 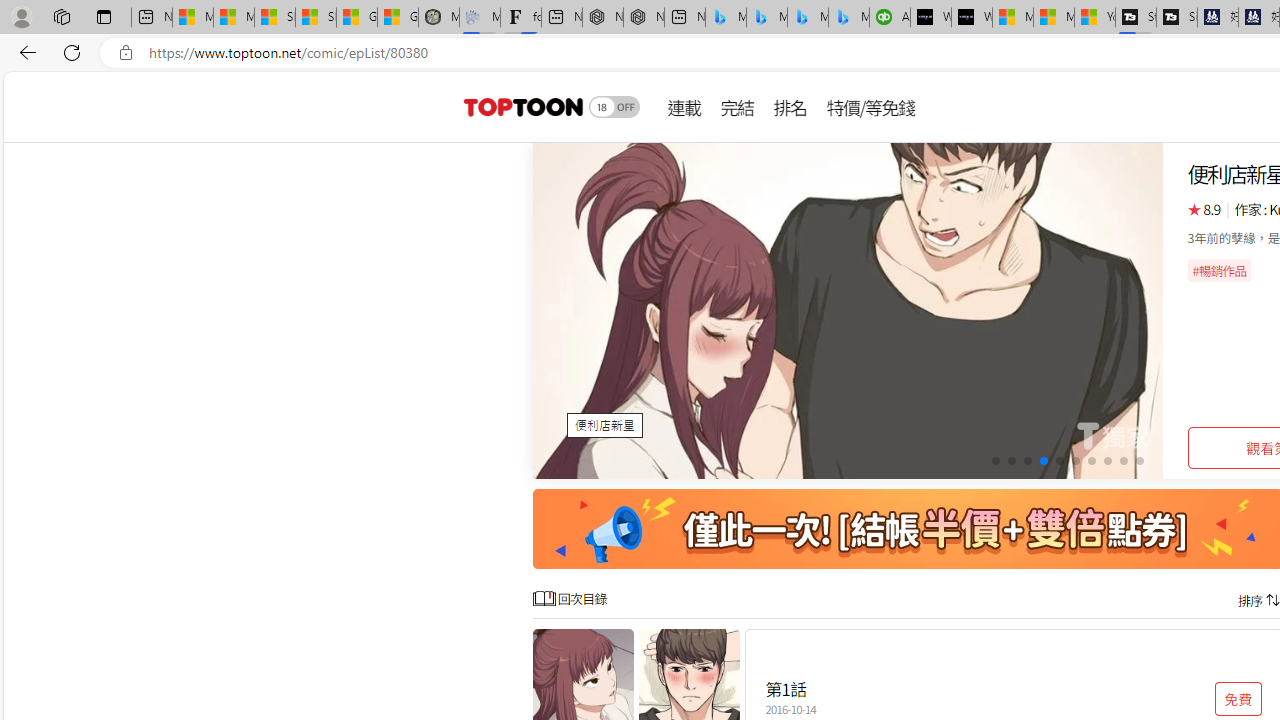 I want to click on 'Microsoft Start', so click(x=1053, y=17).